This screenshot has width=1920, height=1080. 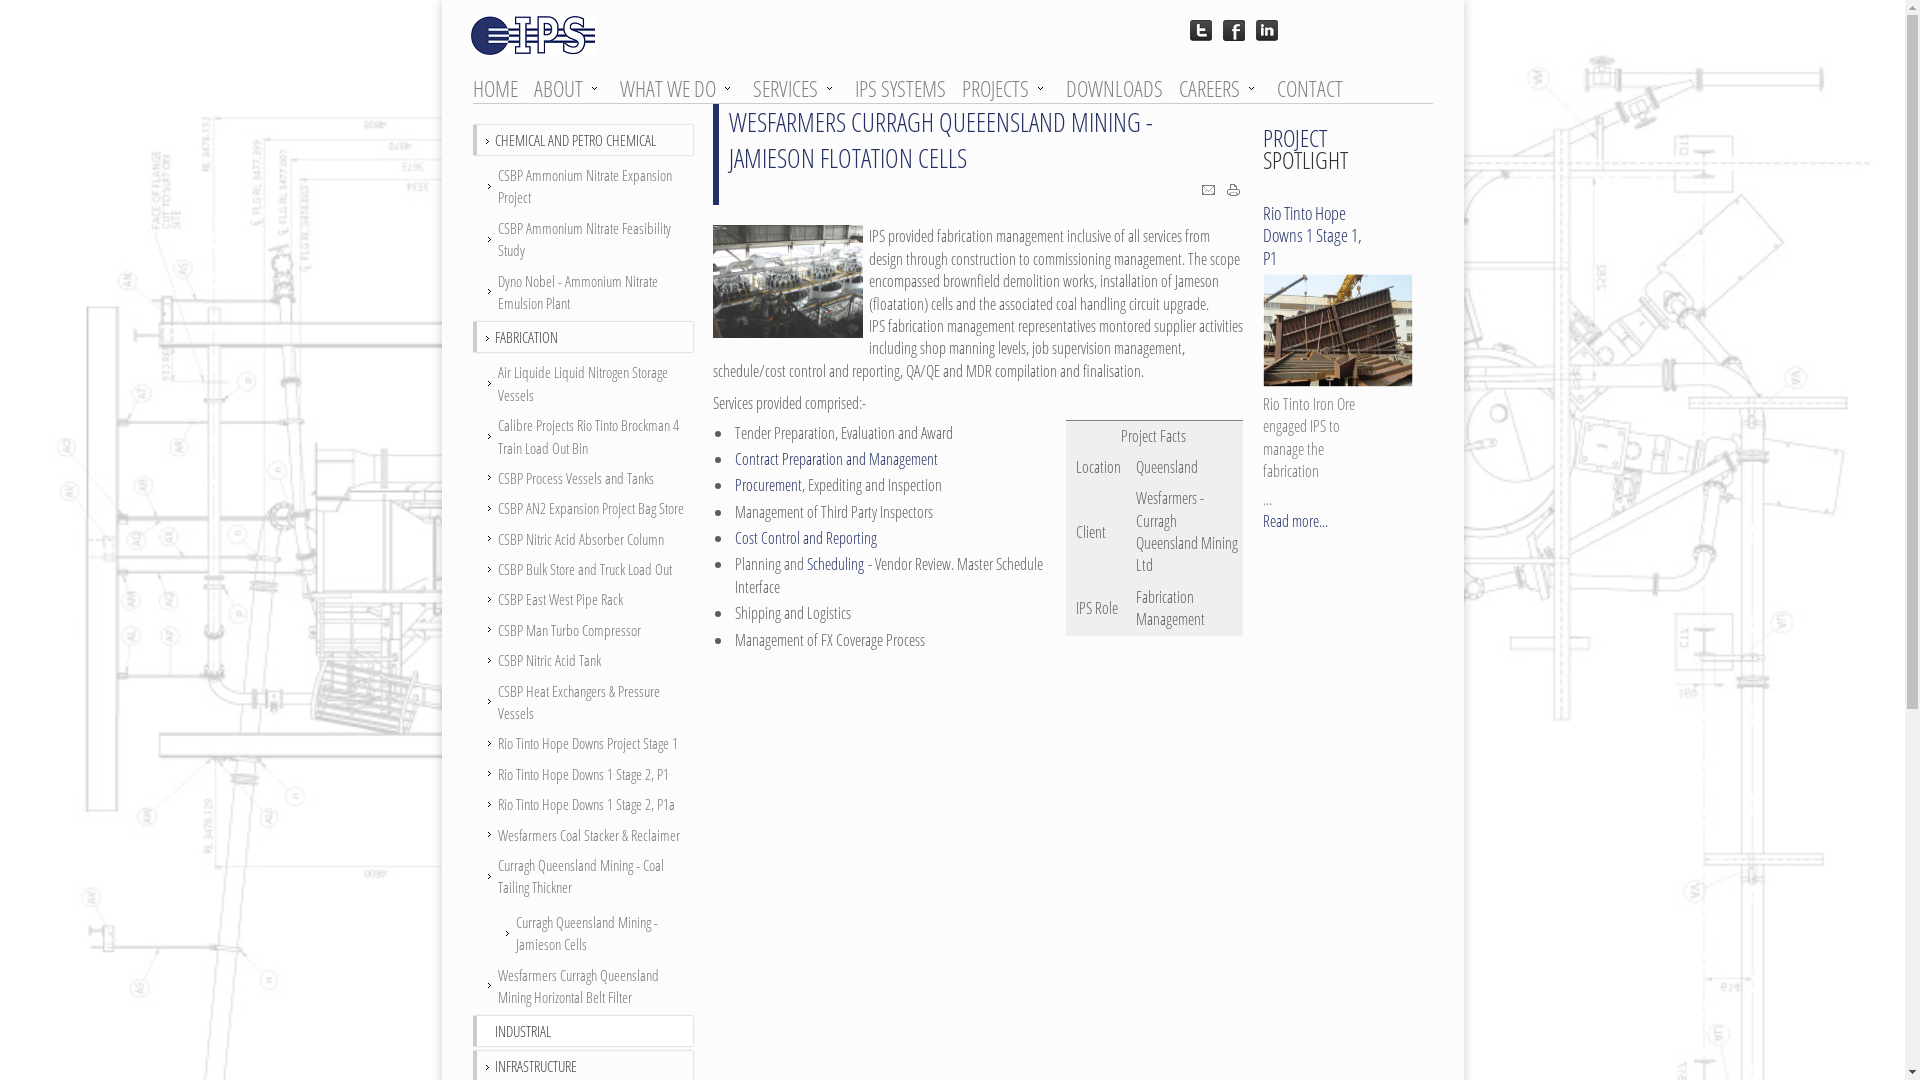 What do you see at coordinates (583, 478) in the screenshot?
I see `'CSBP Process Vessels and Tanks'` at bounding box center [583, 478].